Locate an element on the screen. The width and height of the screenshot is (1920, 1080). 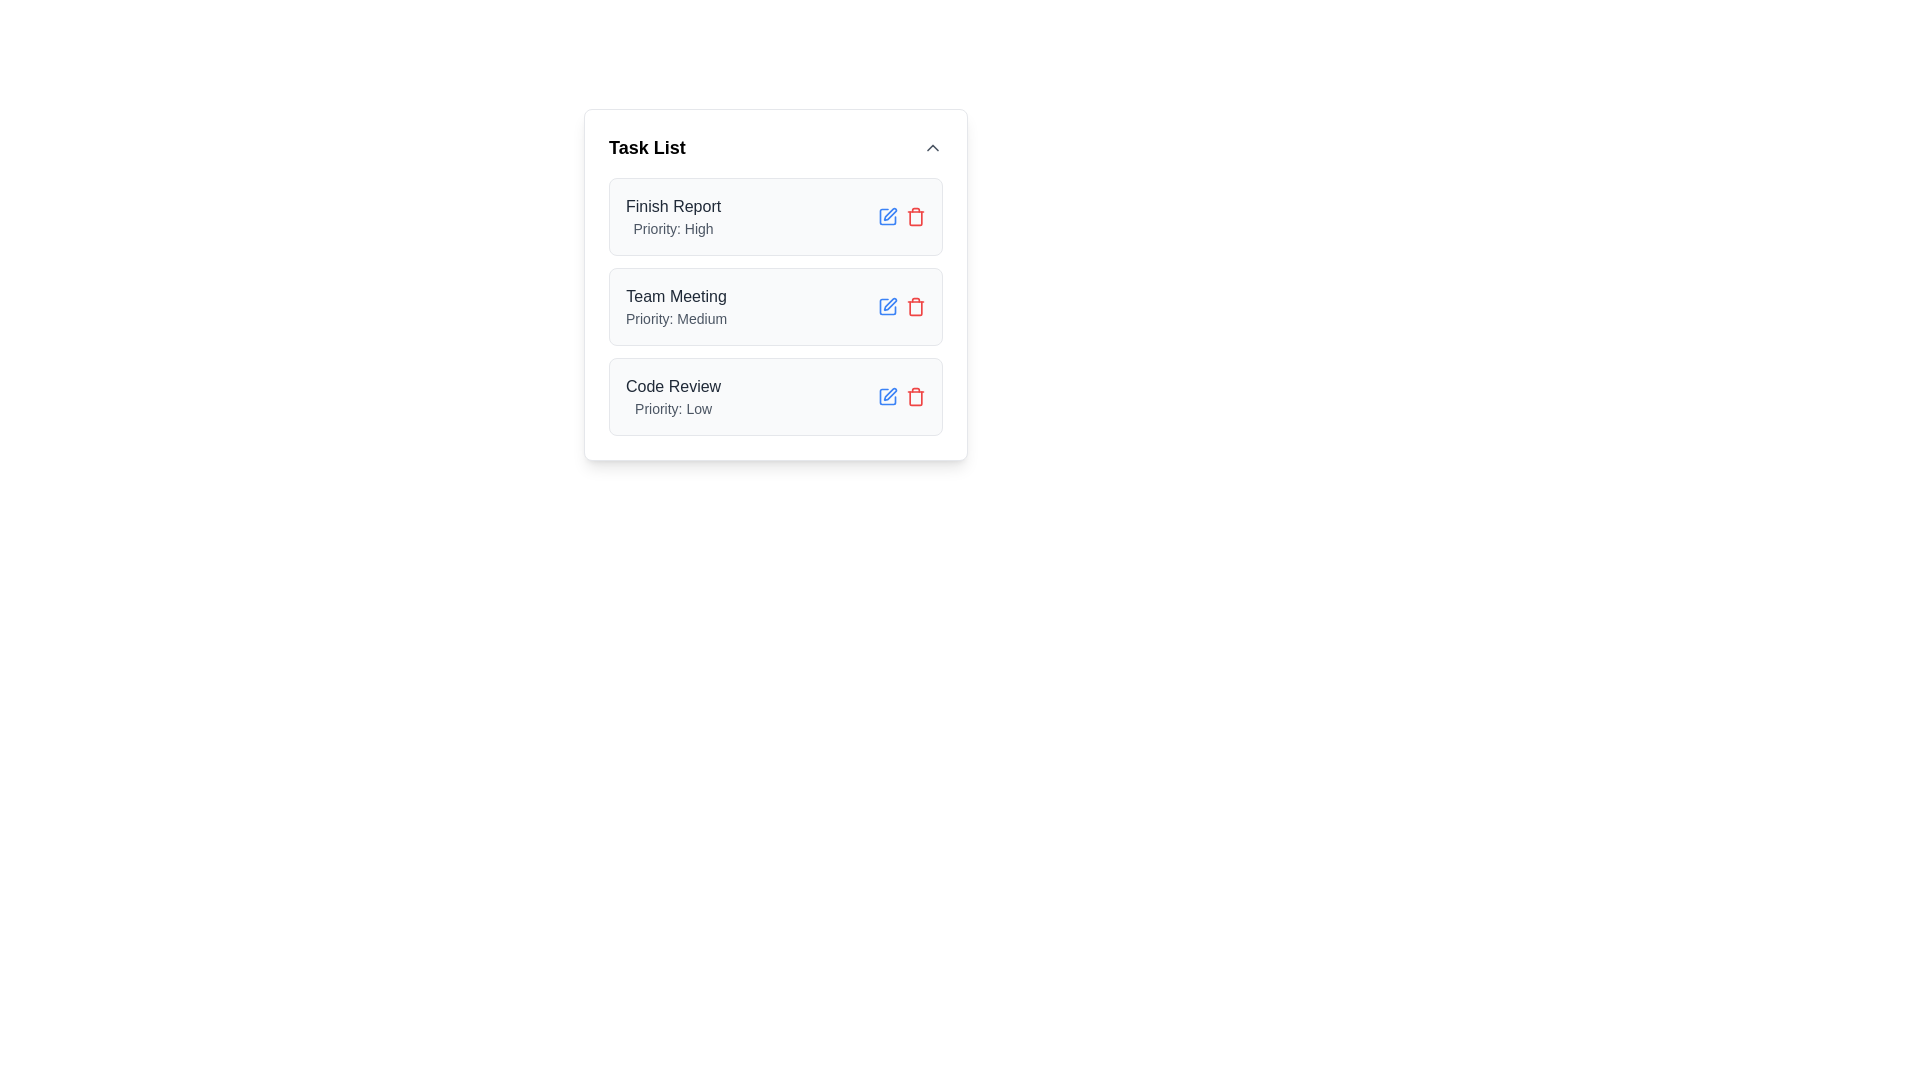
the 'Finish Report' text display component which shows 'Priority: High' below it, located in the topmost task item of the 'Task List' section is located at coordinates (673, 216).